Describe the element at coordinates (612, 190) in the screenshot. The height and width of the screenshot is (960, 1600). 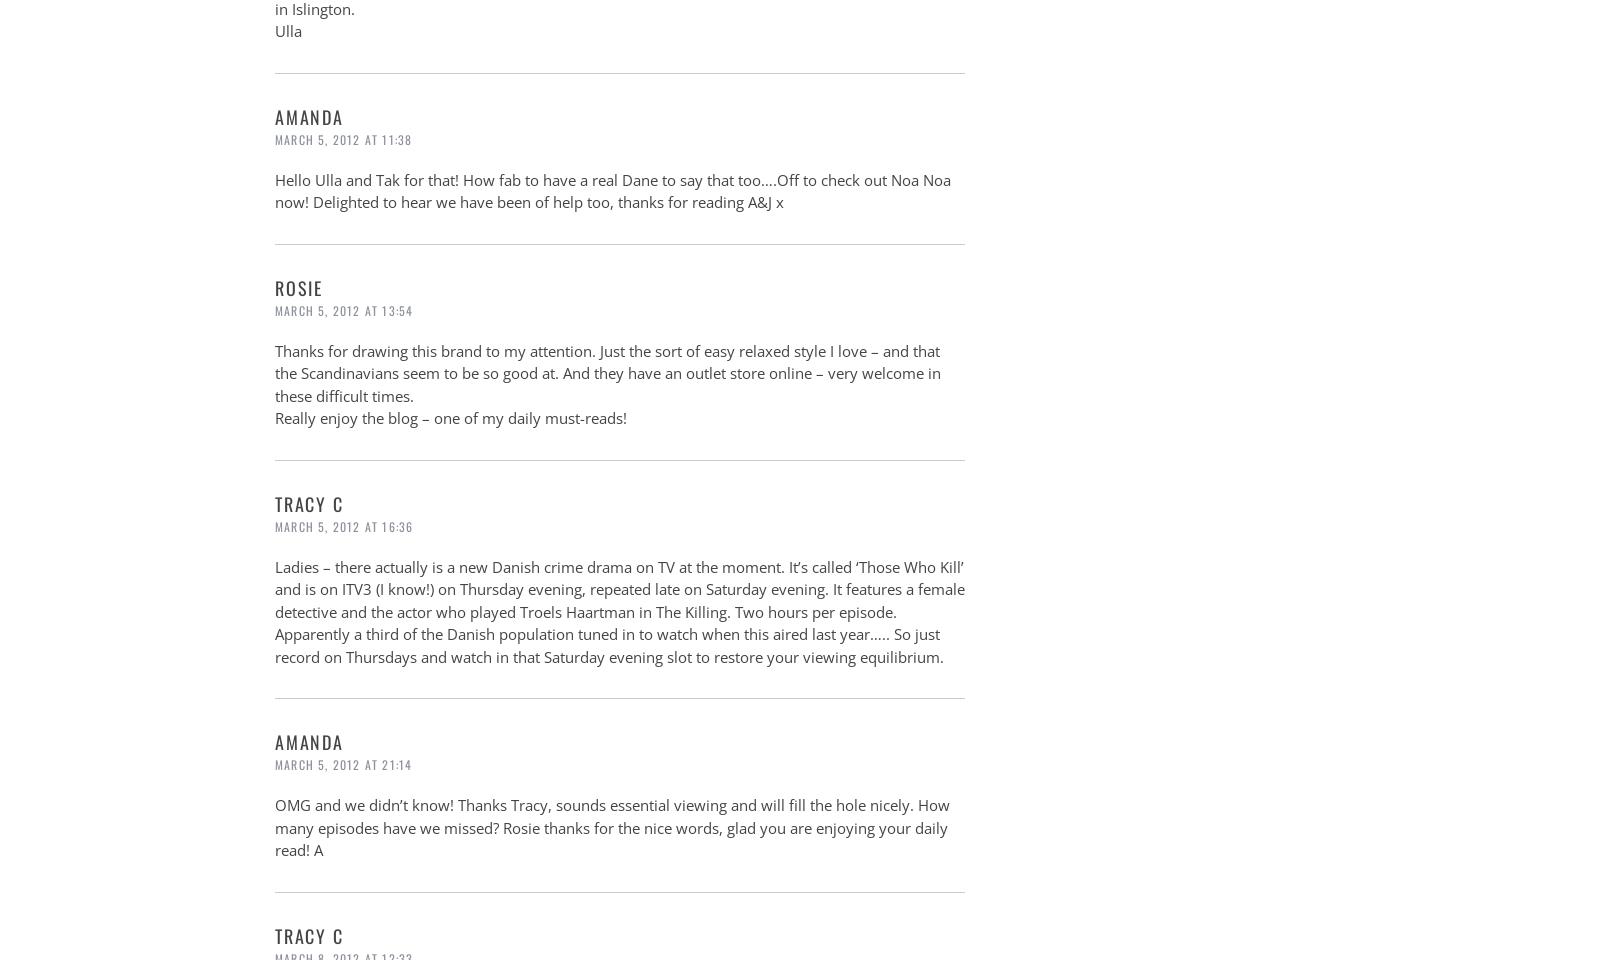
I see `'Hello Ulla and Tak for that! How fab to have a real Dane to say that too….Off to check out Noa Noa now! Delighted to hear we have been of help too, thanks for reading A&J x'` at that location.